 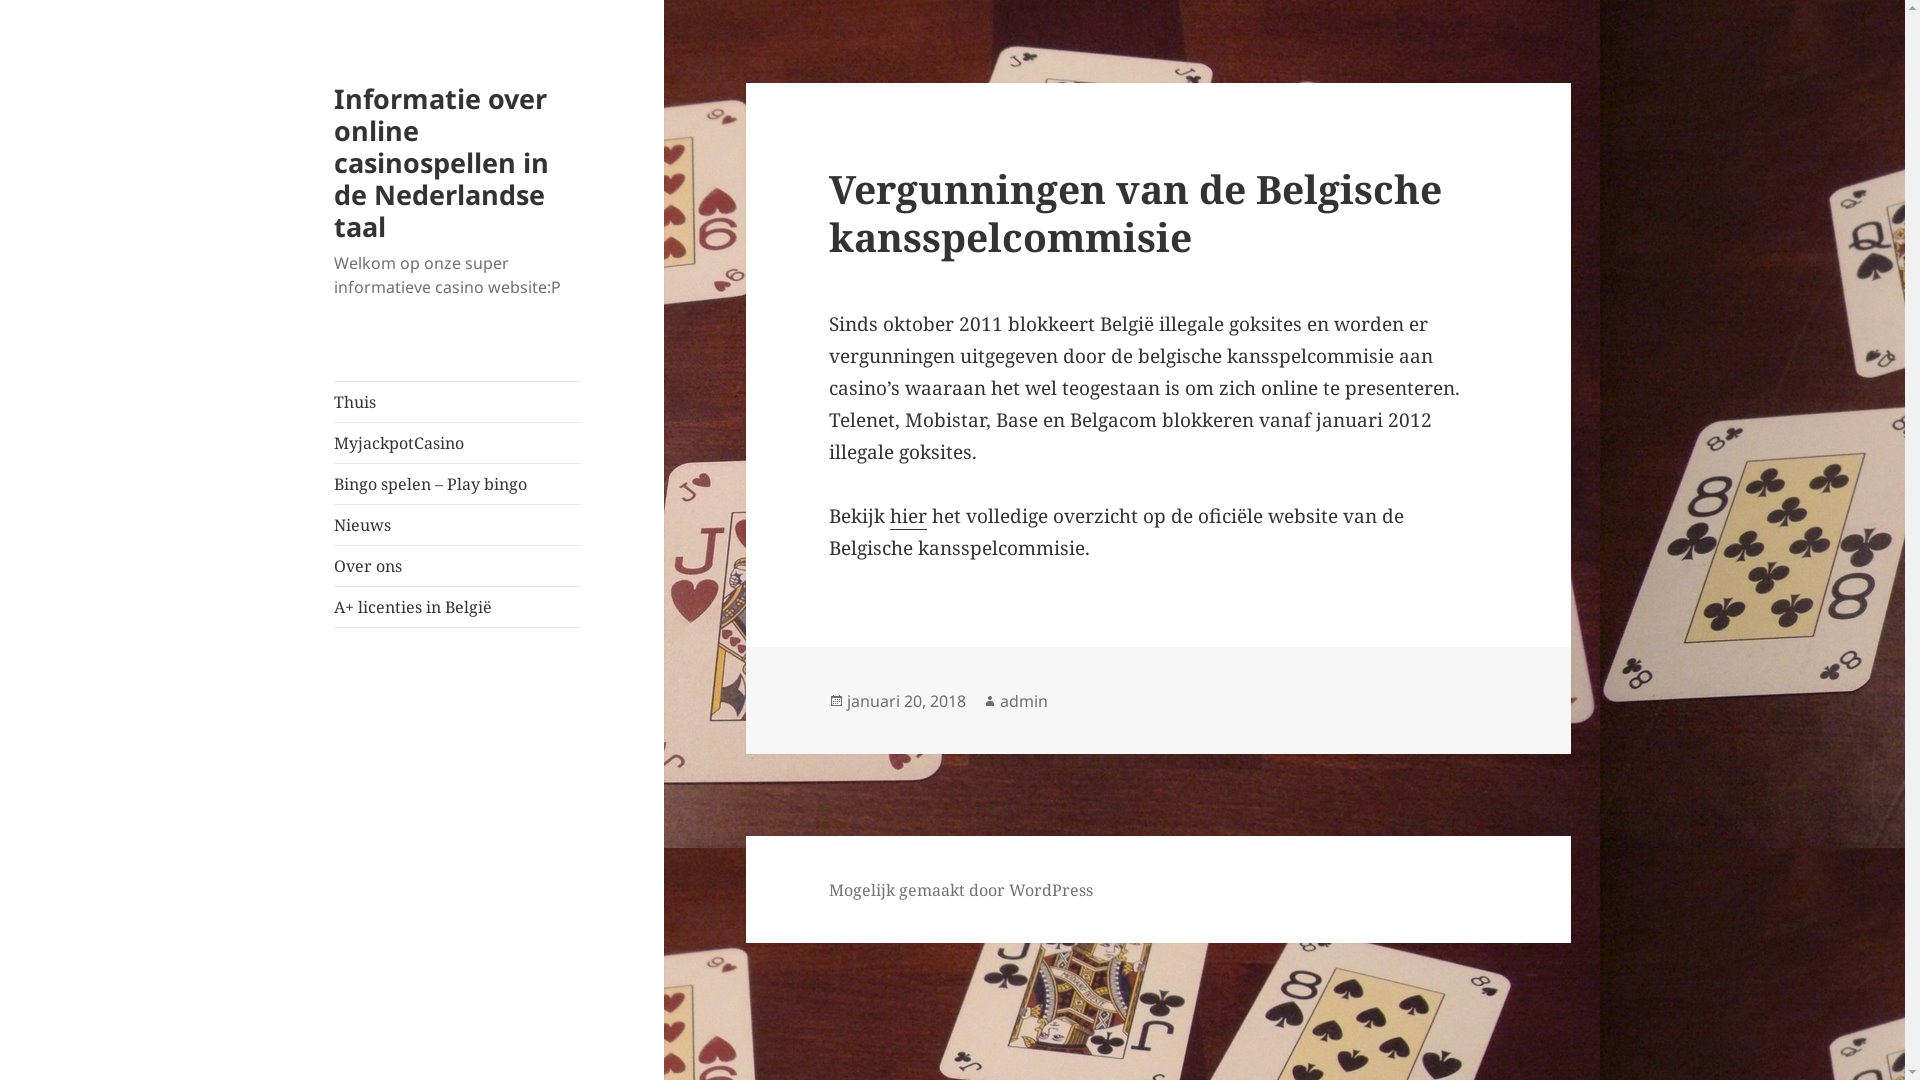 What do you see at coordinates (334, 566) in the screenshot?
I see `'Over ons'` at bounding box center [334, 566].